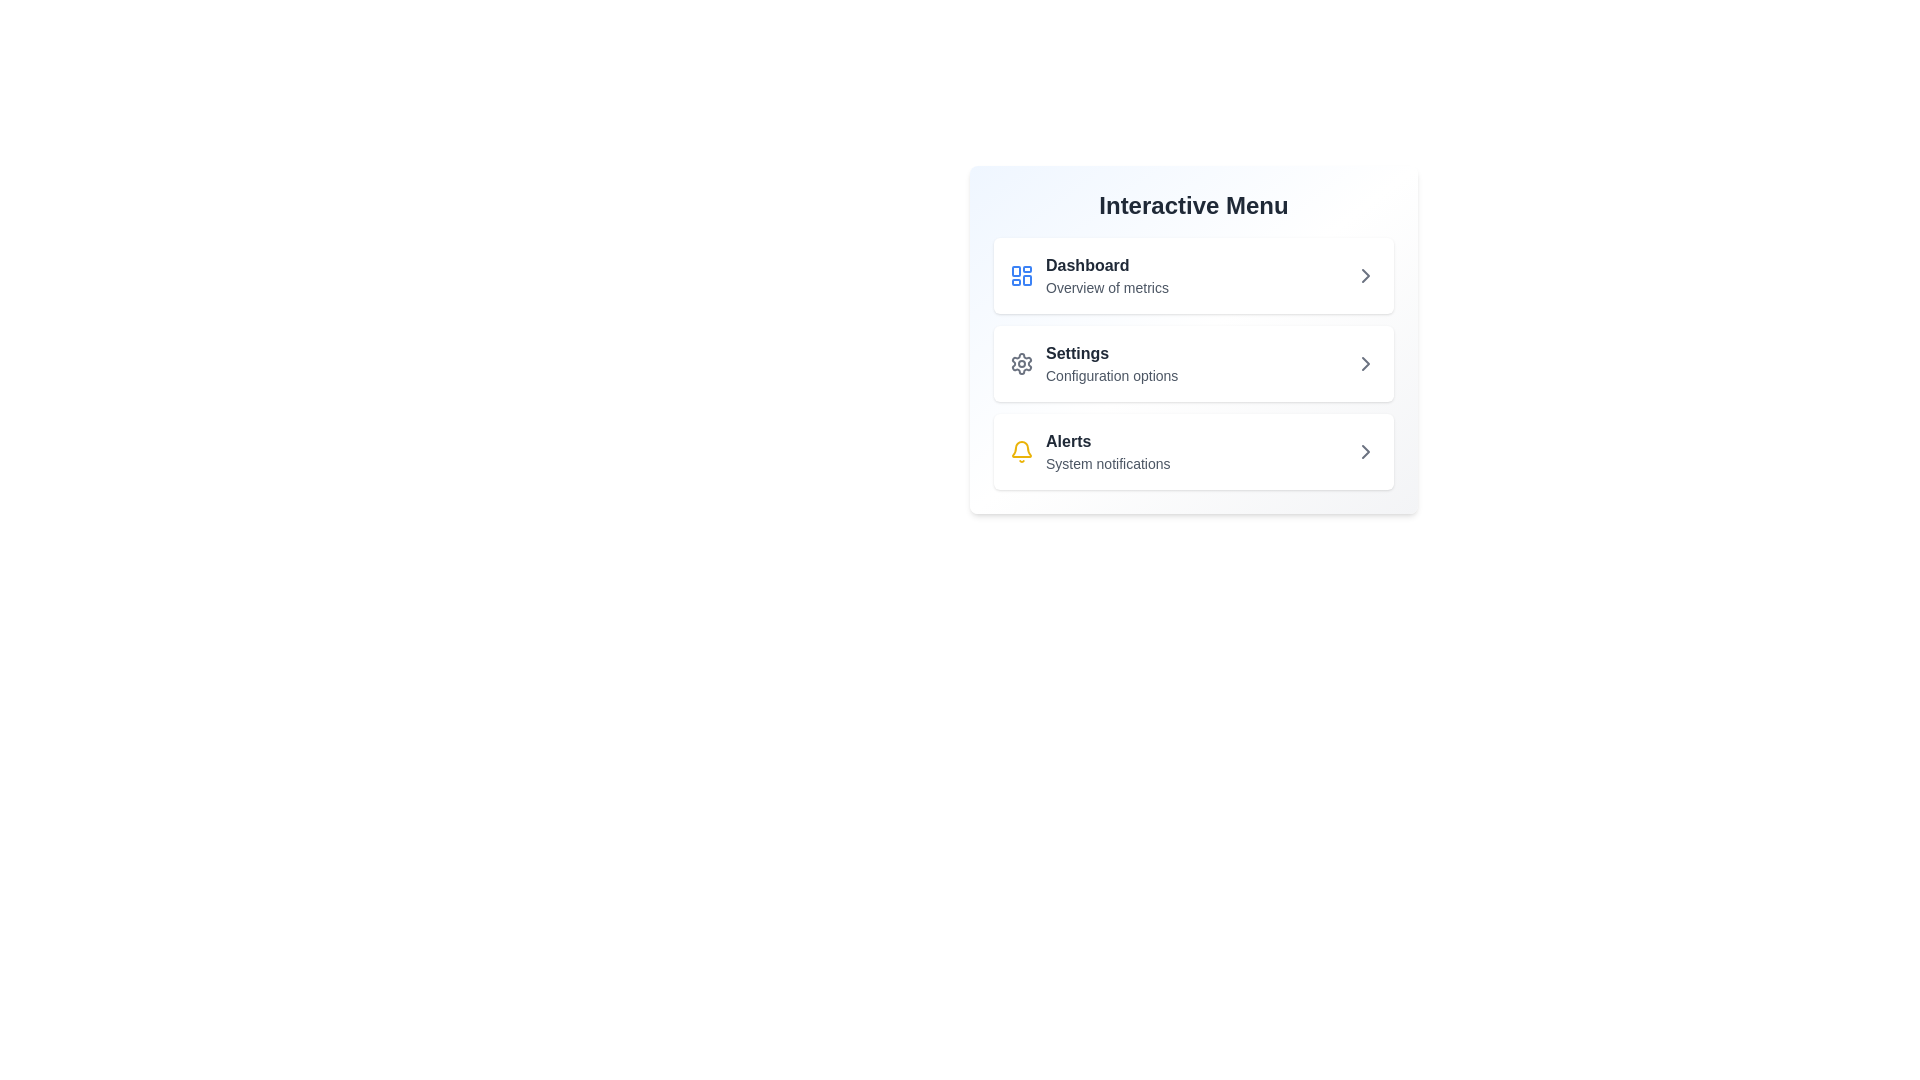 The image size is (1920, 1080). What do you see at coordinates (1089, 451) in the screenshot?
I see `the 'Alerts' menu item, which features a yellow bell icon and contains the text 'Alerts' in bold and 'System notifications' in smaller gray font` at bounding box center [1089, 451].